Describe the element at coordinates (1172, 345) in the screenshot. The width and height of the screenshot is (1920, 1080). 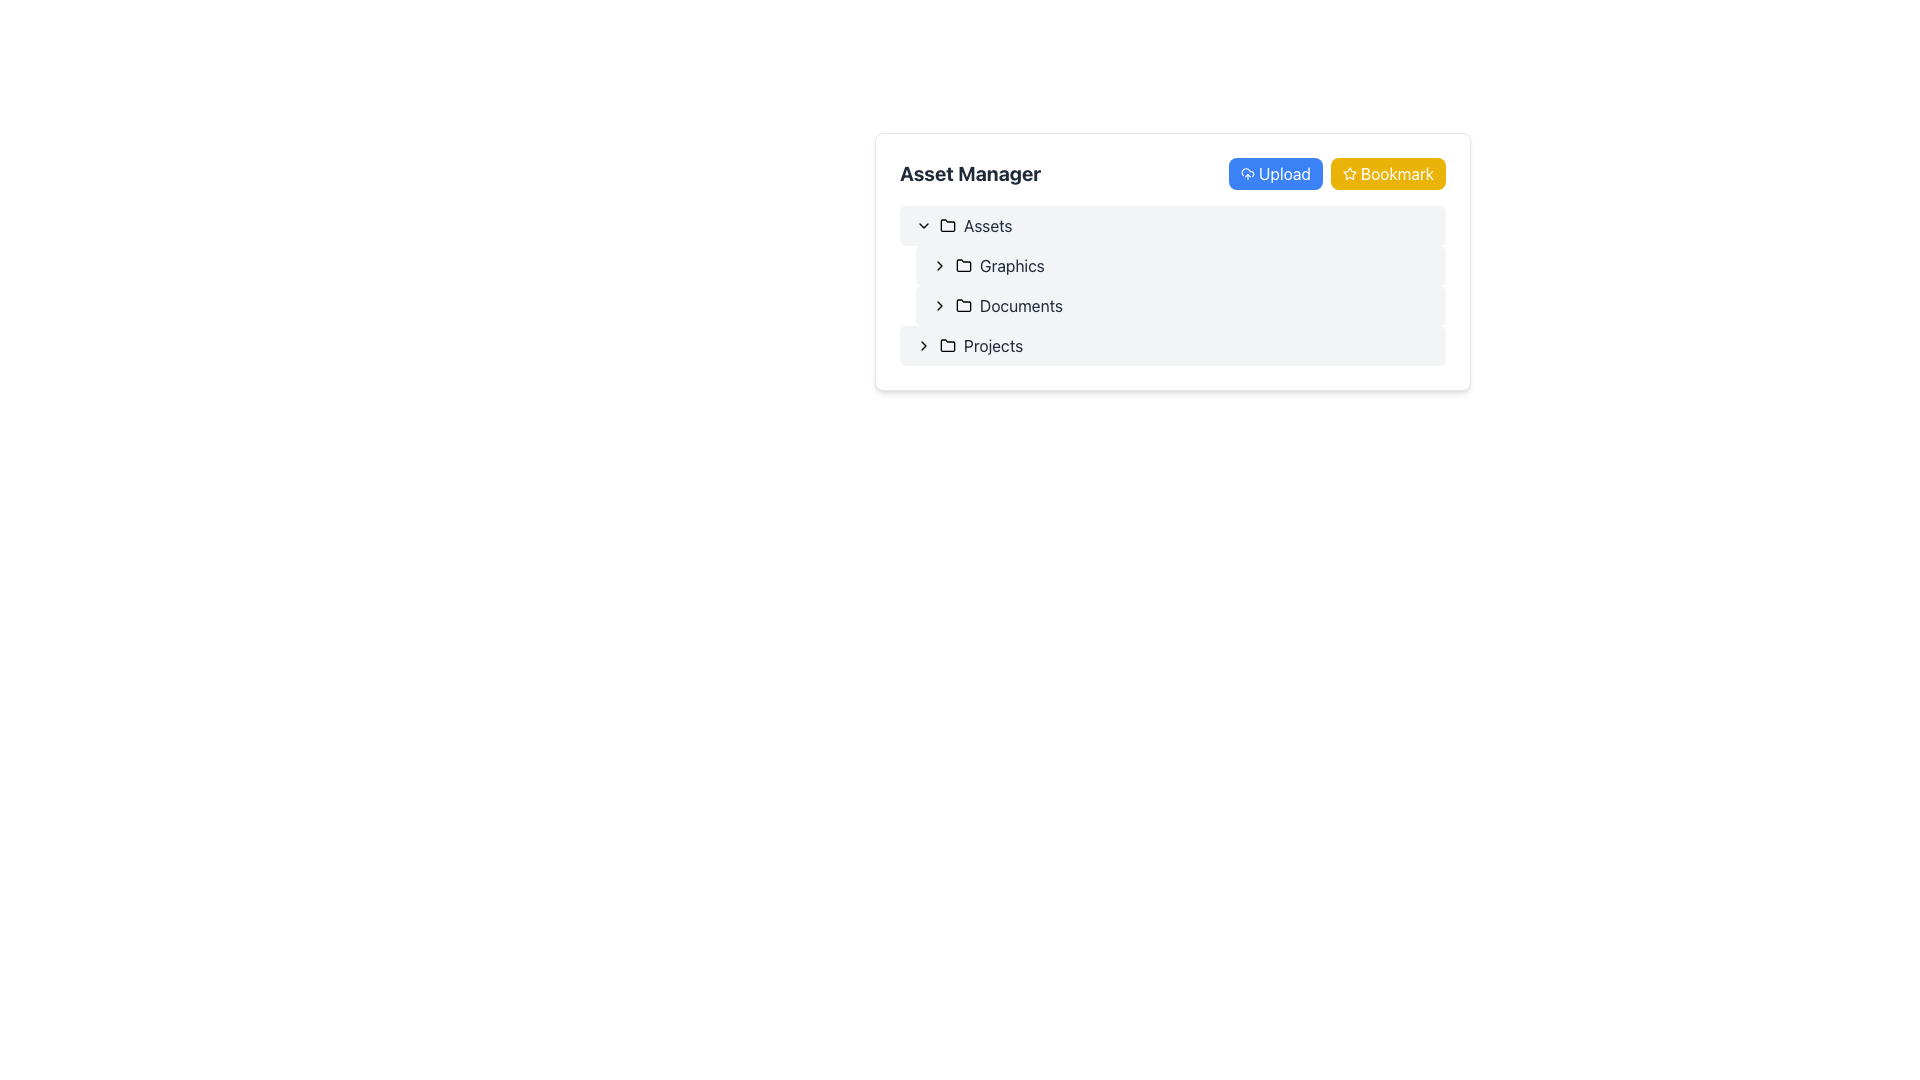
I see `the last item in the vertical list of the 'Asset Manager' panel` at that location.